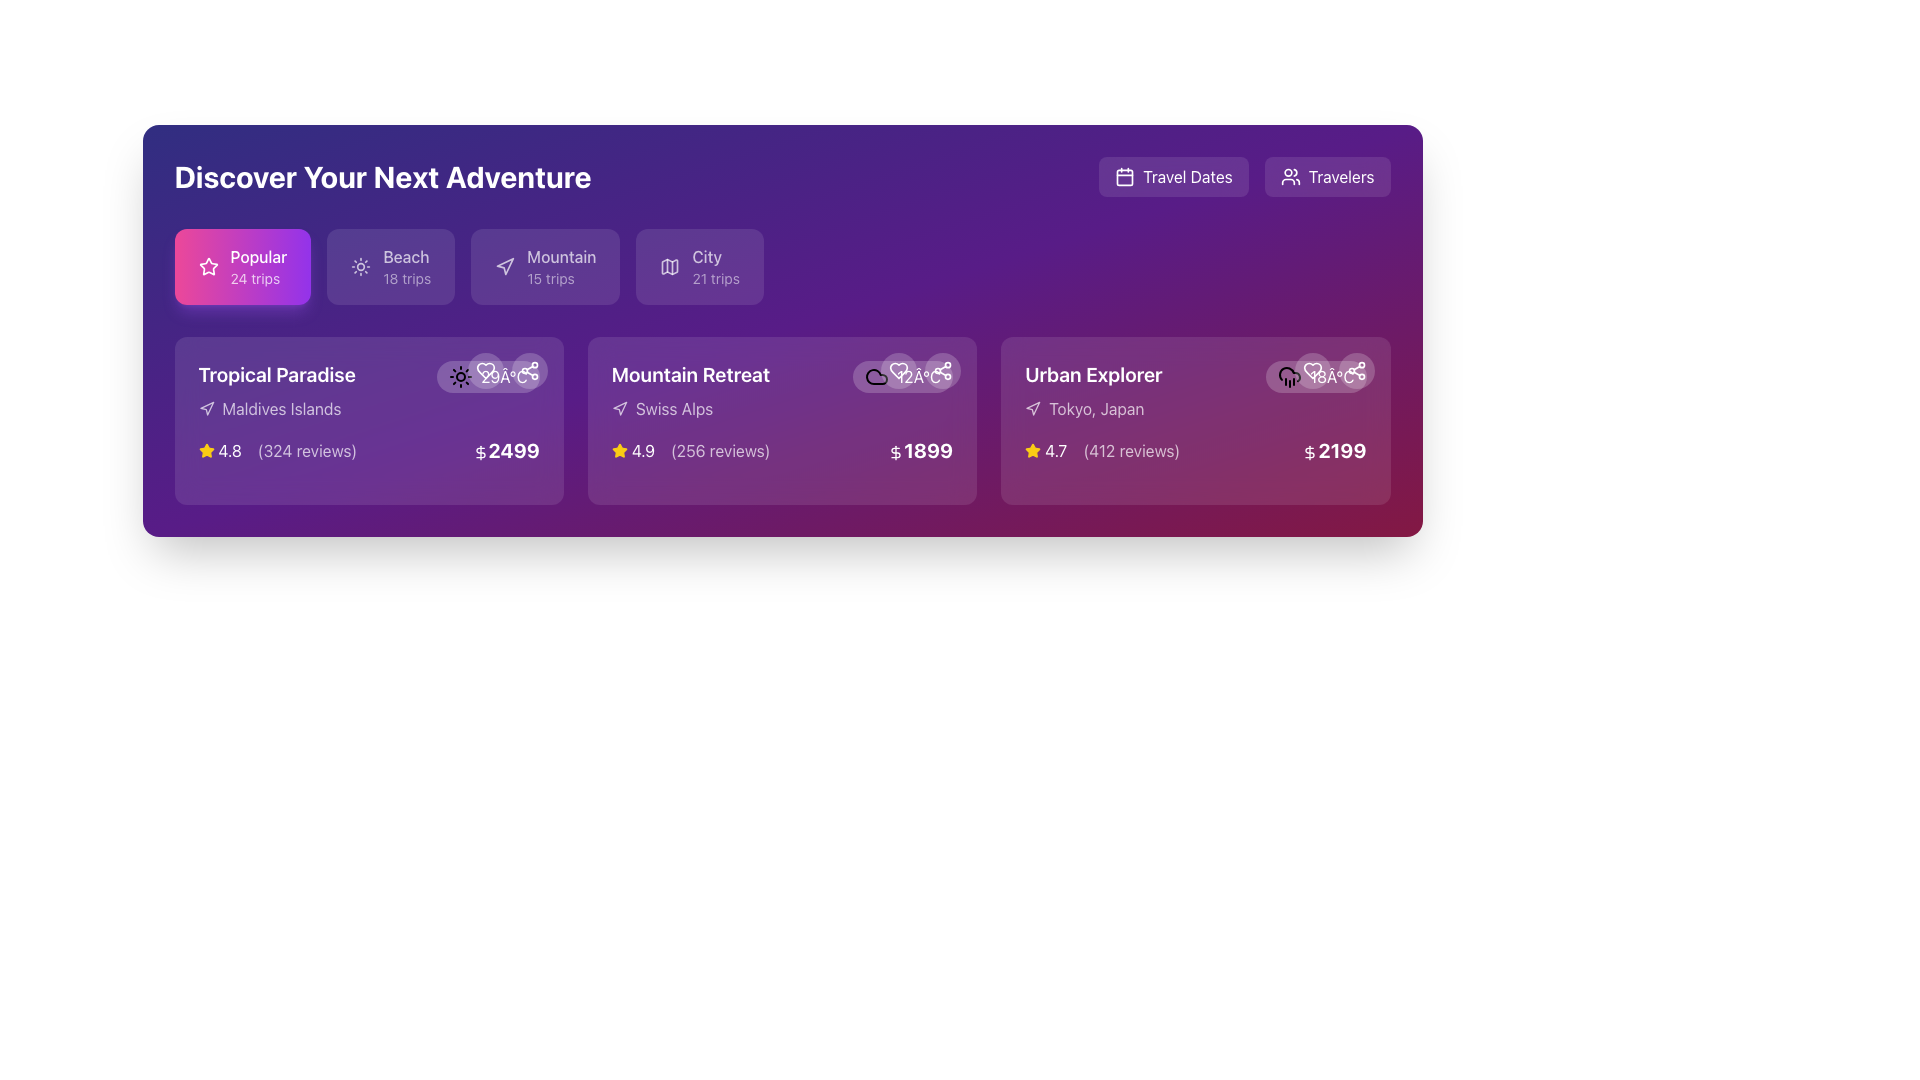  Describe the element at coordinates (208, 265) in the screenshot. I see `the star icon located within the 'Popular 24 trips' button, positioned to the left of the text, which indicates popularity or favorite status` at that location.